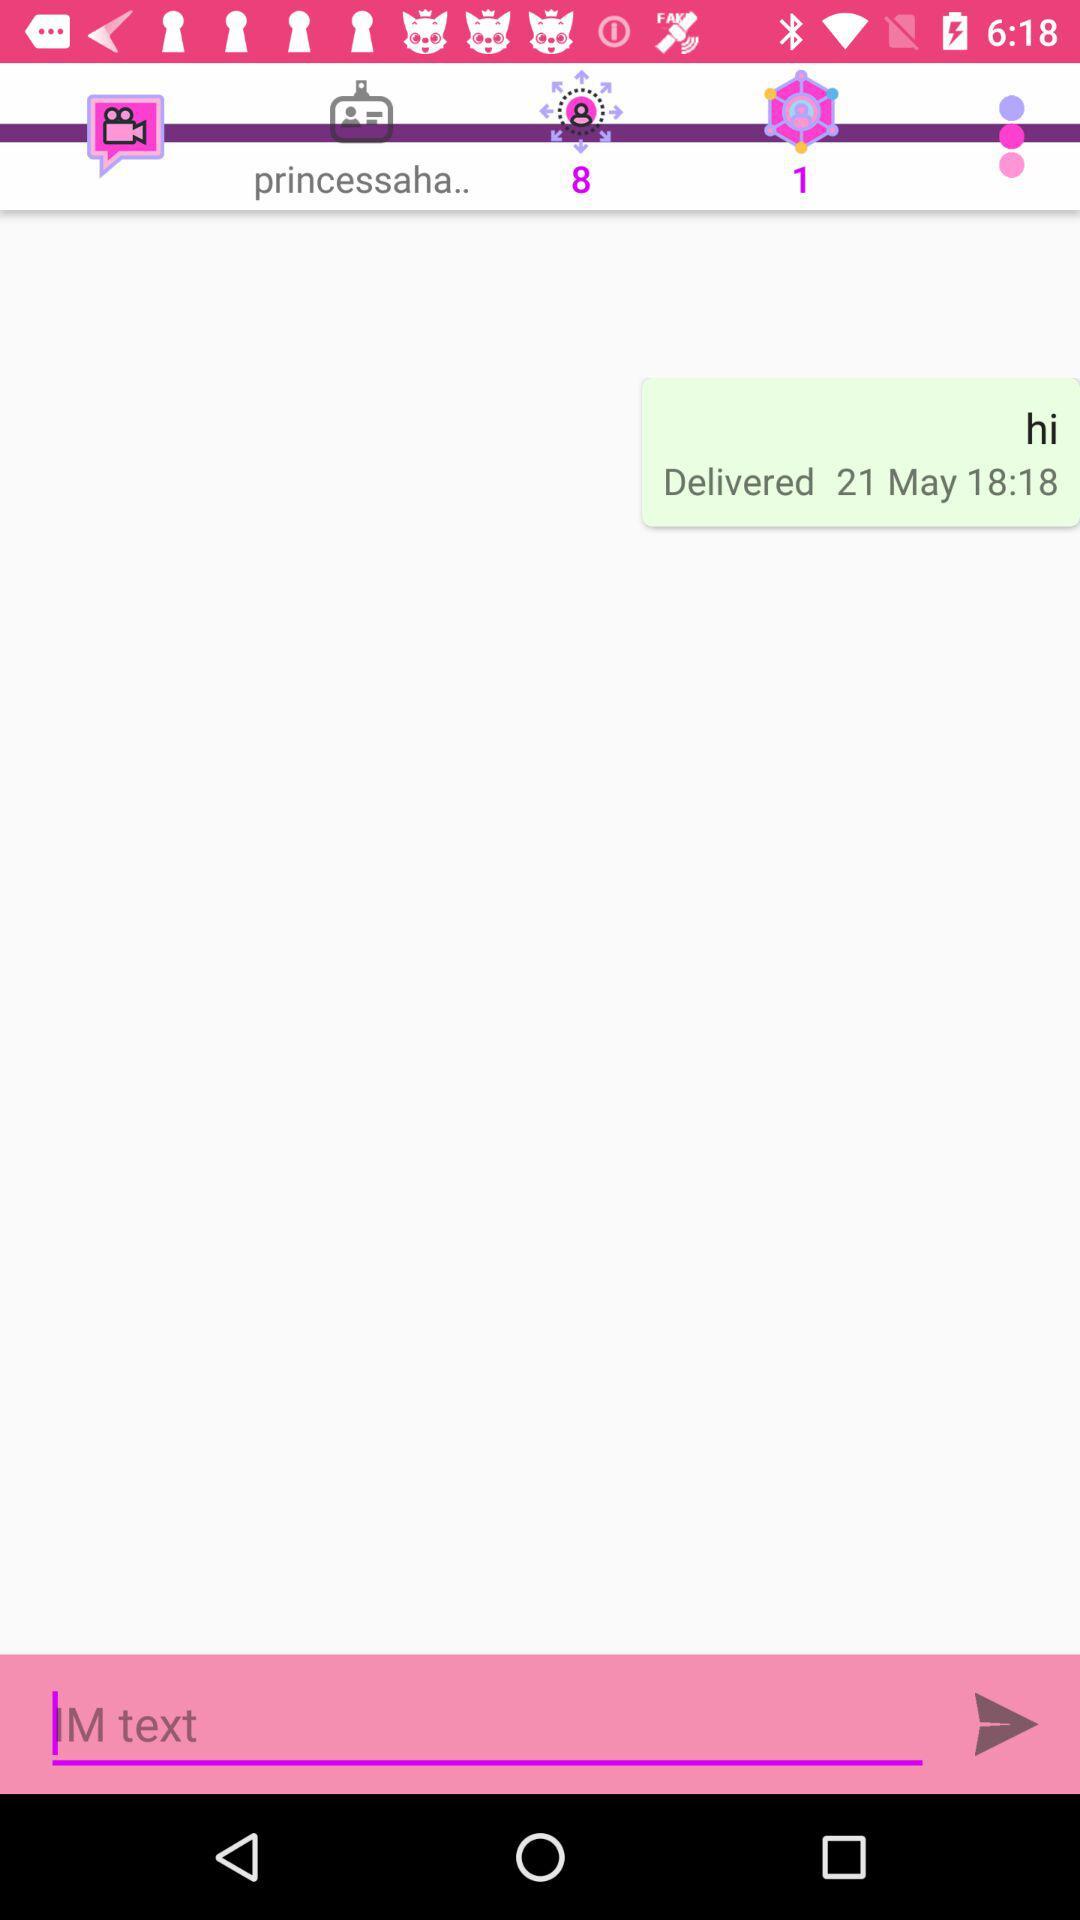 This screenshot has height=1920, width=1080. I want to click on the send icon, so click(1006, 1723).